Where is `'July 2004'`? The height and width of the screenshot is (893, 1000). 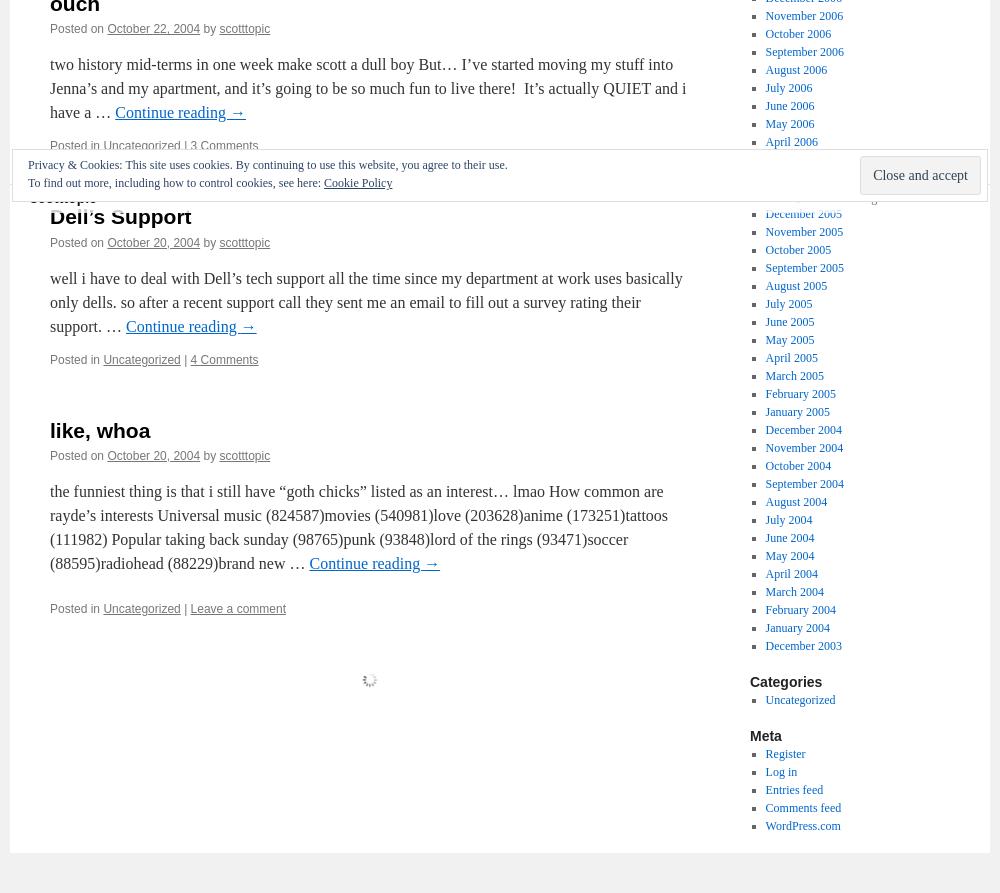 'July 2004' is located at coordinates (765, 518).